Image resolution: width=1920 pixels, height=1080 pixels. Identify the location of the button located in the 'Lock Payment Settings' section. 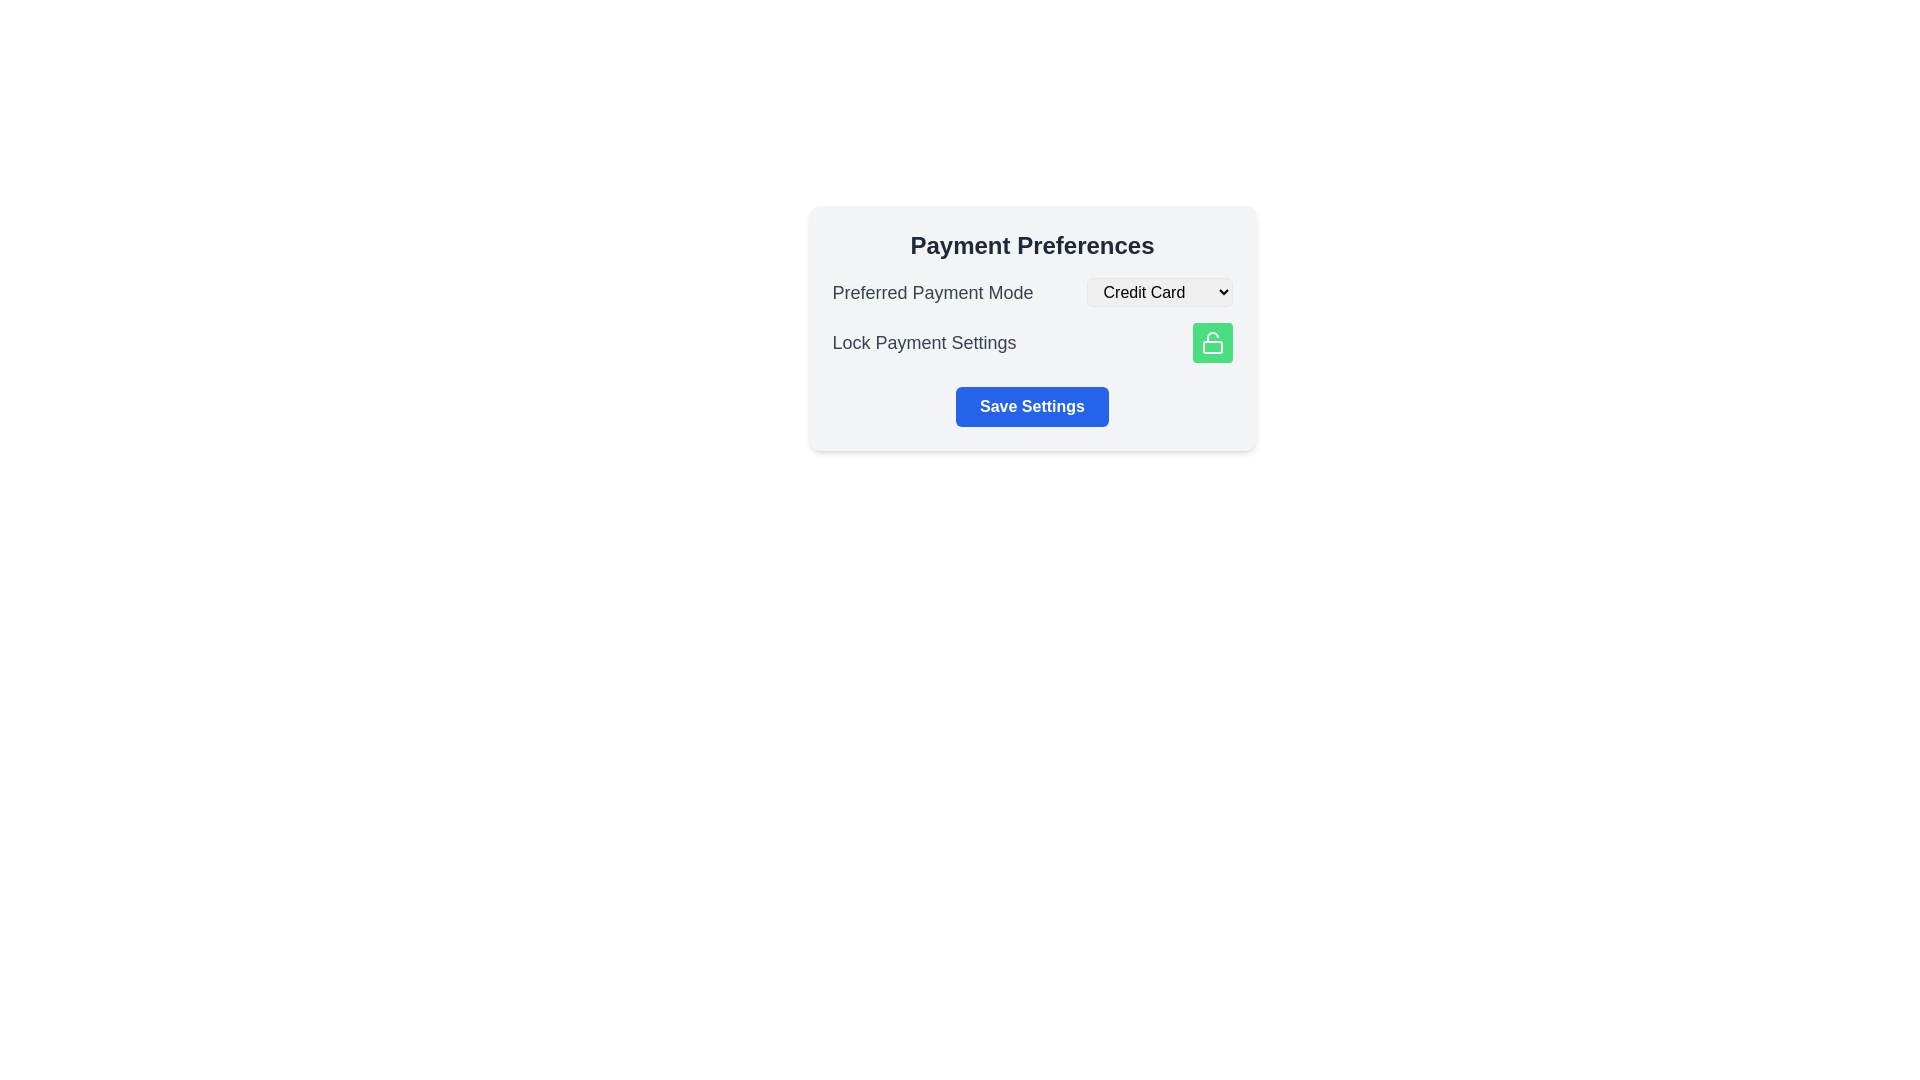
(1211, 342).